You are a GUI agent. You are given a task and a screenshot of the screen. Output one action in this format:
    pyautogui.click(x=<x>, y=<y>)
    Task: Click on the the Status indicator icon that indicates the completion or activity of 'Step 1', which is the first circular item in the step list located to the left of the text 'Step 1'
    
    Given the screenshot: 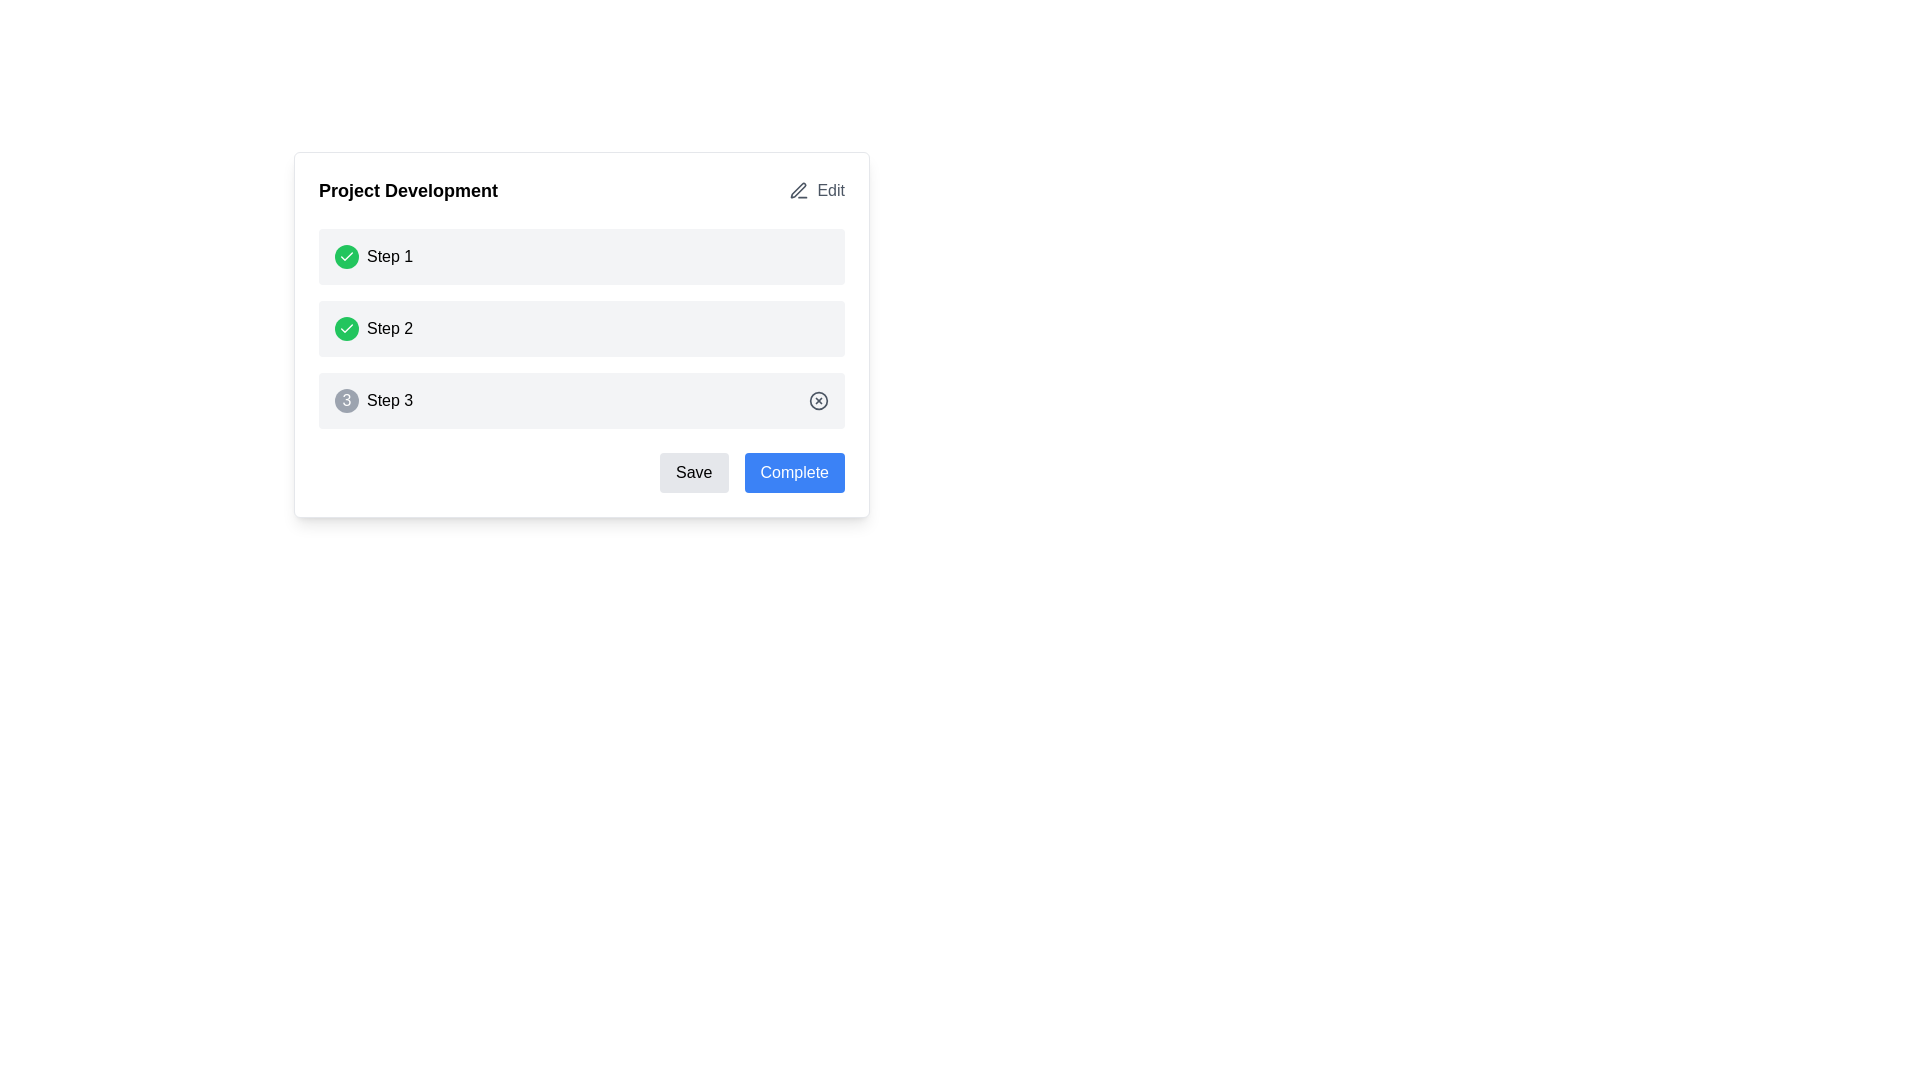 What is the action you would take?
    pyautogui.click(x=346, y=256)
    